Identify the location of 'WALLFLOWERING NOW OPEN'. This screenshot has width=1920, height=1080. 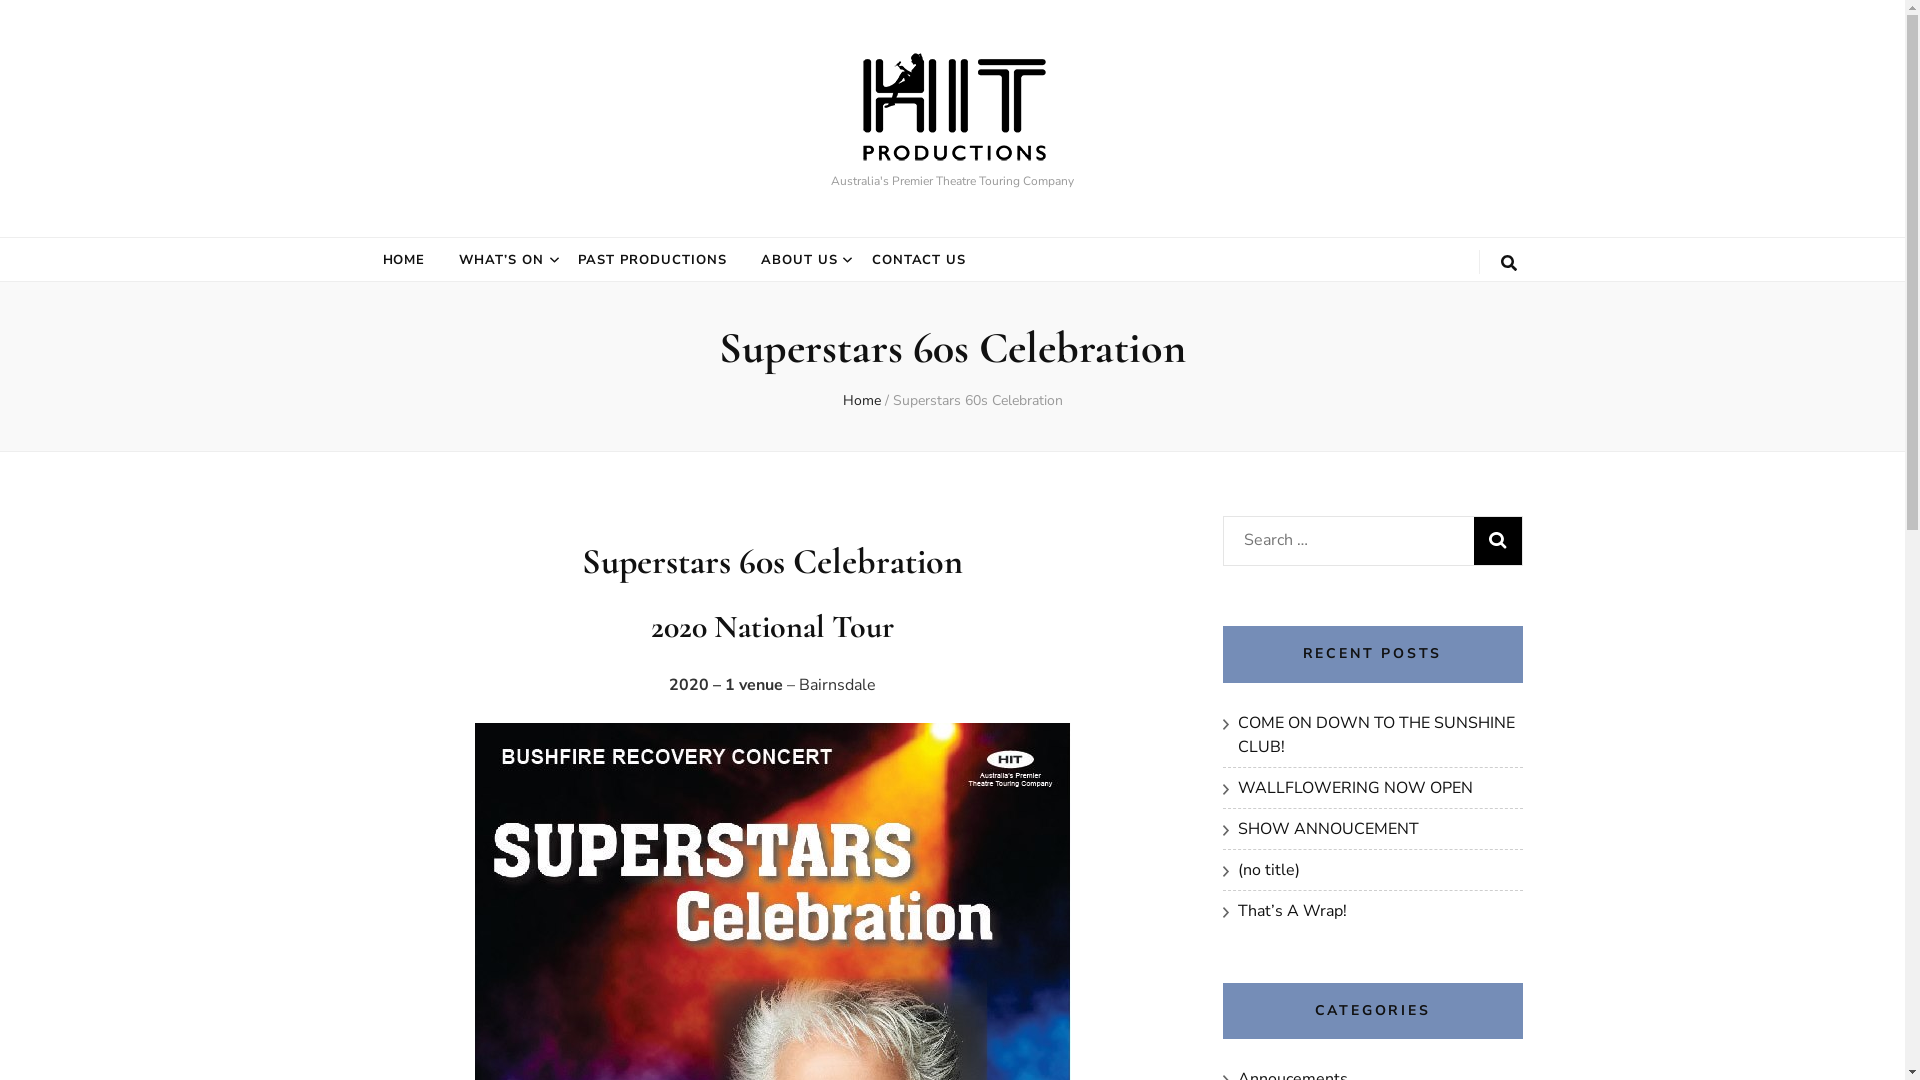
(1355, 786).